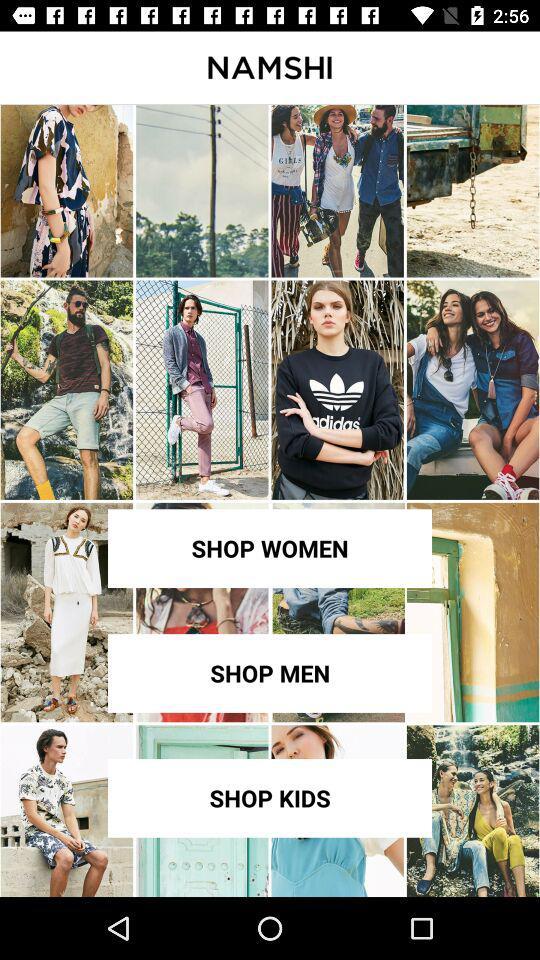 This screenshot has width=540, height=960. Describe the element at coordinates (270, 673) in the screenshot. I see `item below shop women` at that location.